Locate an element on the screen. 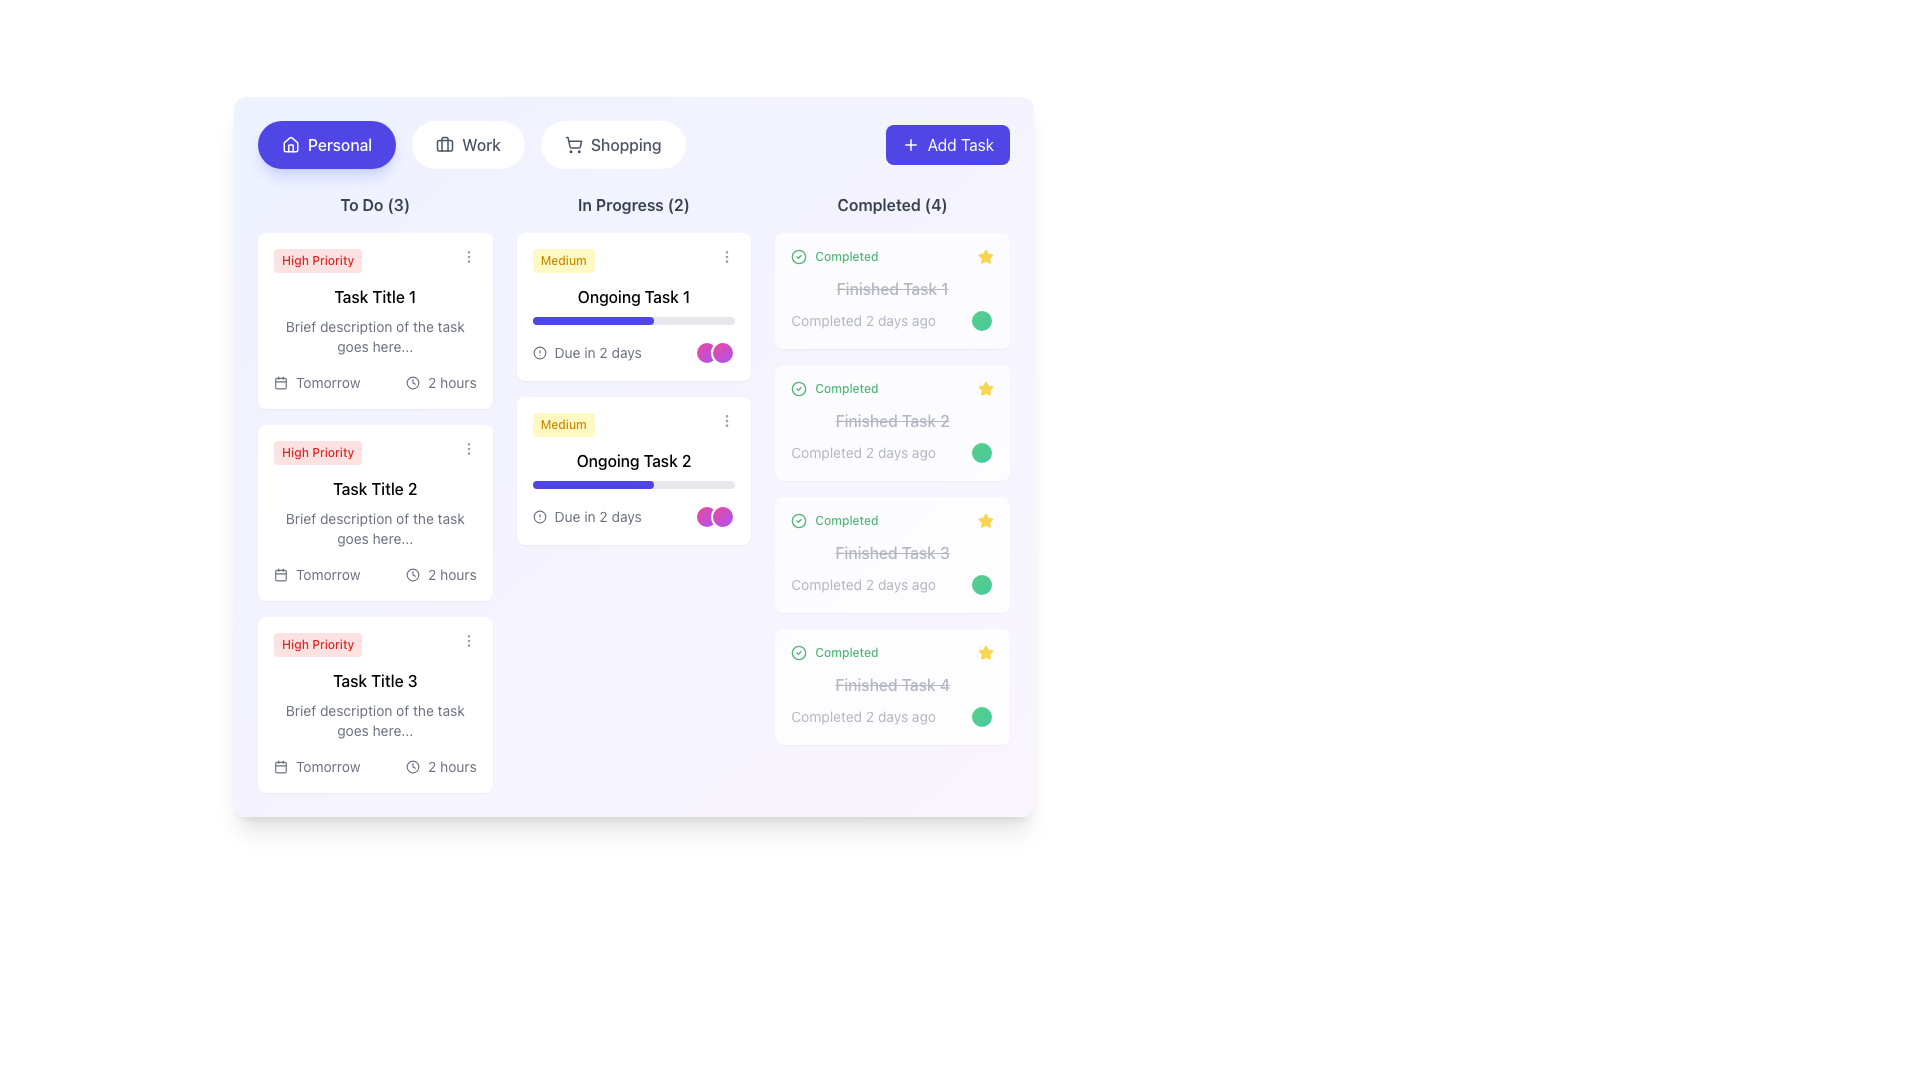 The image size is (1920, 1080). the first Task card in the 'In Progress' column is located at coordinates (632, 307).